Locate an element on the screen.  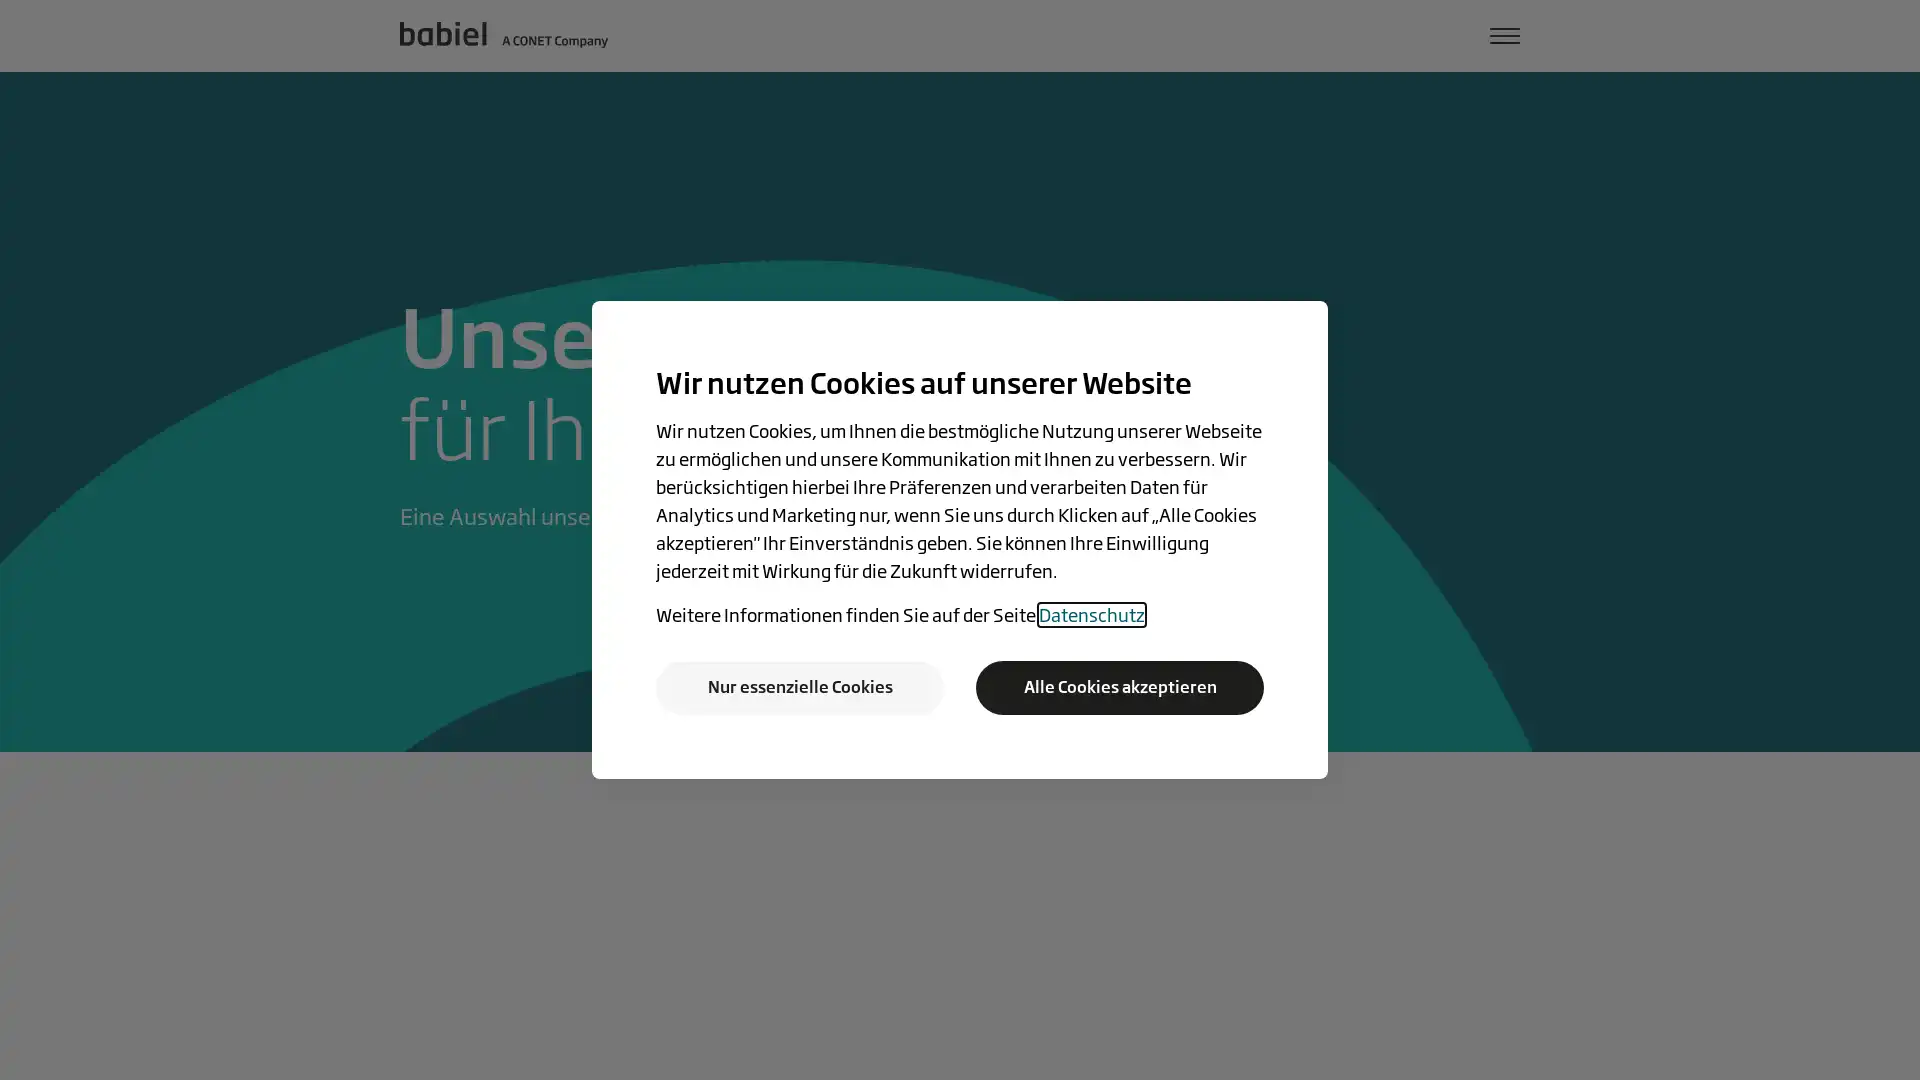
Alle Cookies akzeptieren is located at coordinates (1118, 686).